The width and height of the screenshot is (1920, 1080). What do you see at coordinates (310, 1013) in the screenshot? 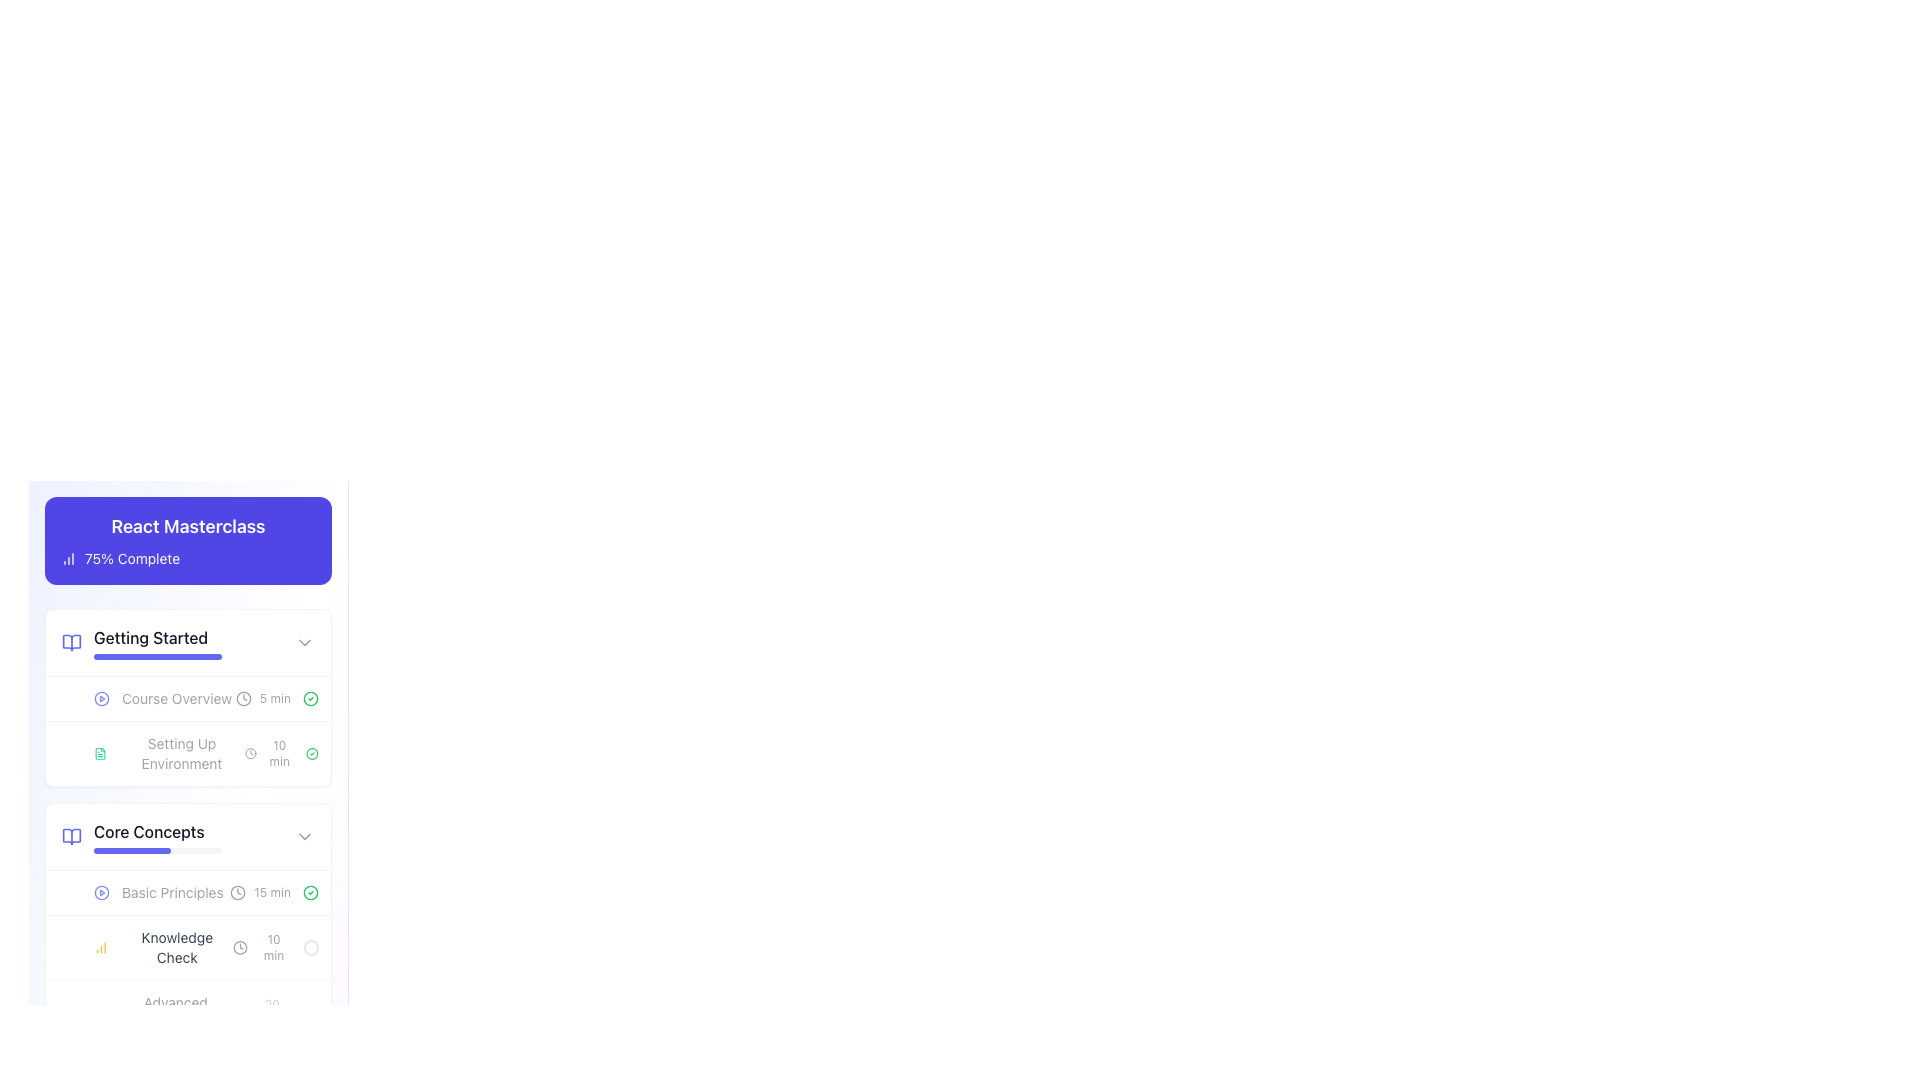
I see `the visual state of the lock icon located in the bottom right corner of the 'Knowledge Check' section, positioned below the '10 min' time label` at bounding box center [310, 1013].